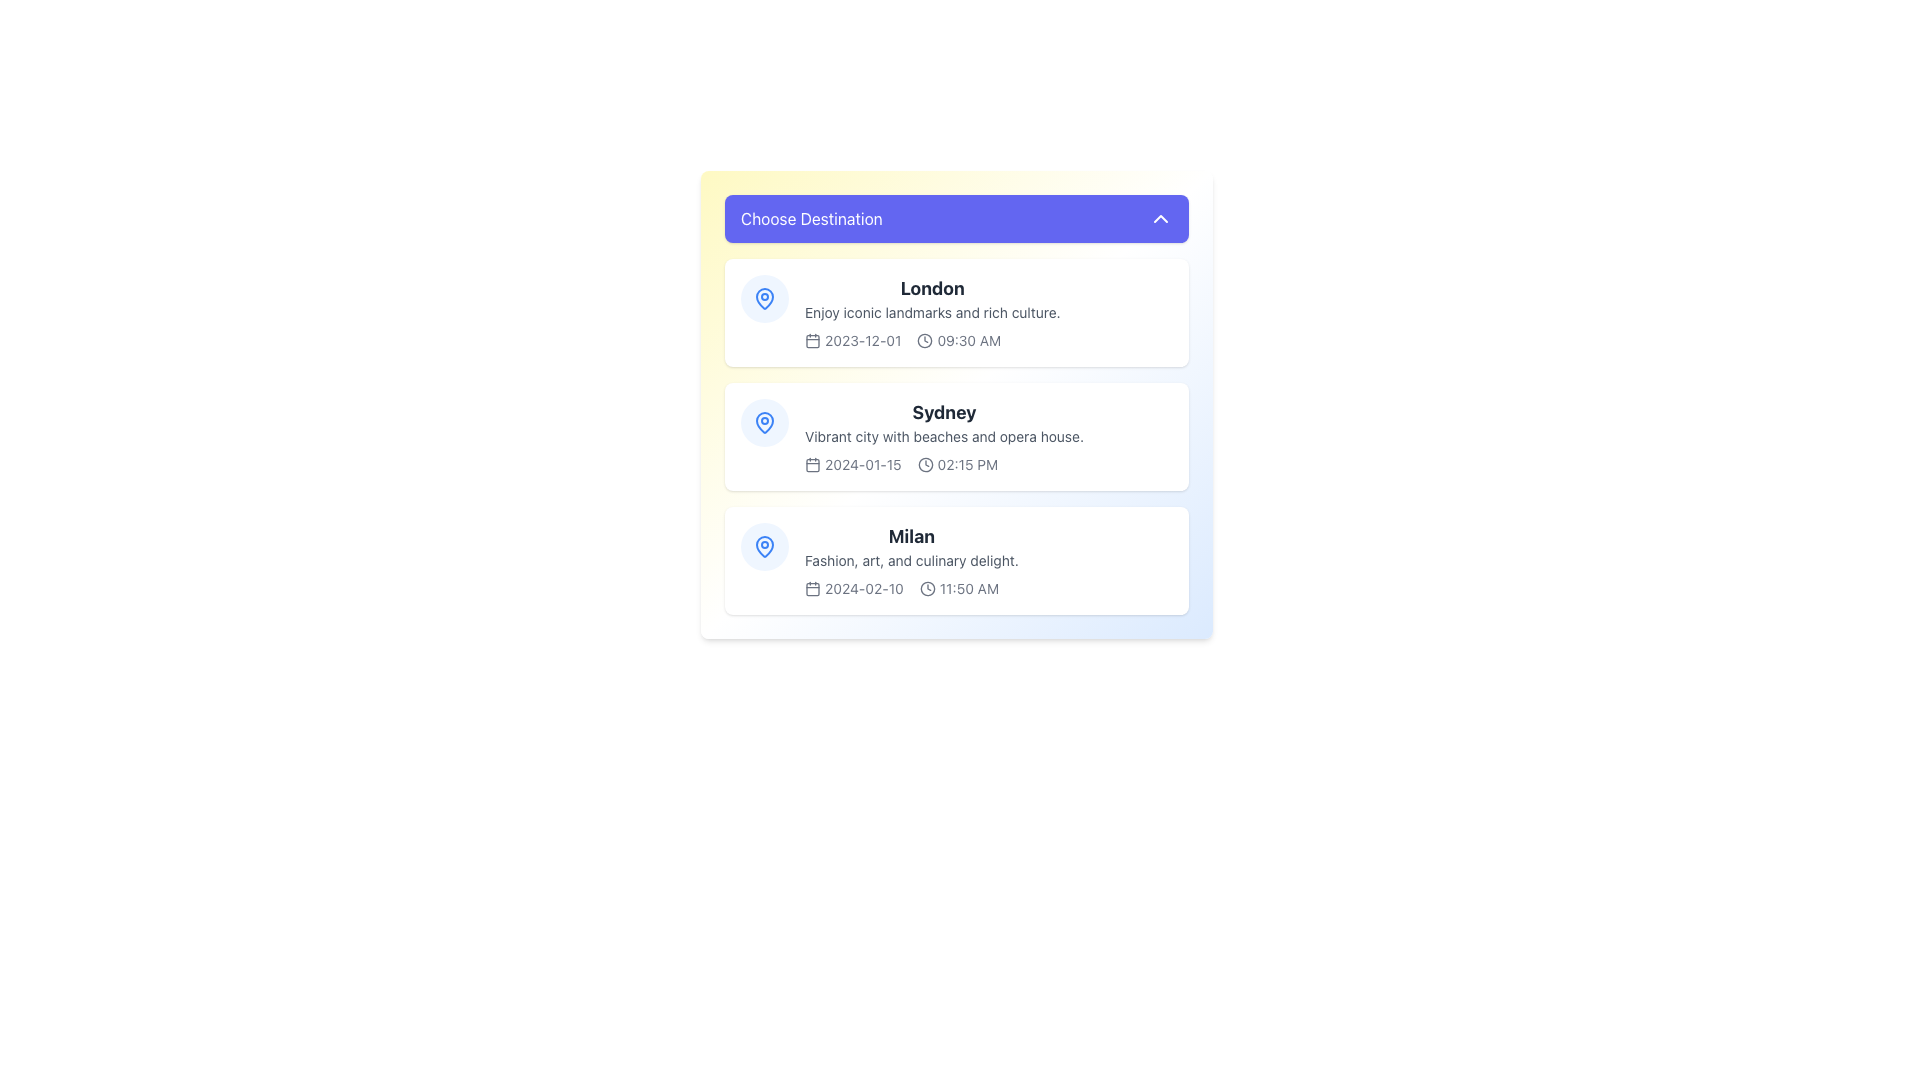 This screenshot has width=1920, height=1080. Describe the element at coordinates (1161, 219) in the screenshot. I see `the chevron-shaped icon pointing upwards located at the top-right corner of the 'Choose Destination' header bar` at that location.